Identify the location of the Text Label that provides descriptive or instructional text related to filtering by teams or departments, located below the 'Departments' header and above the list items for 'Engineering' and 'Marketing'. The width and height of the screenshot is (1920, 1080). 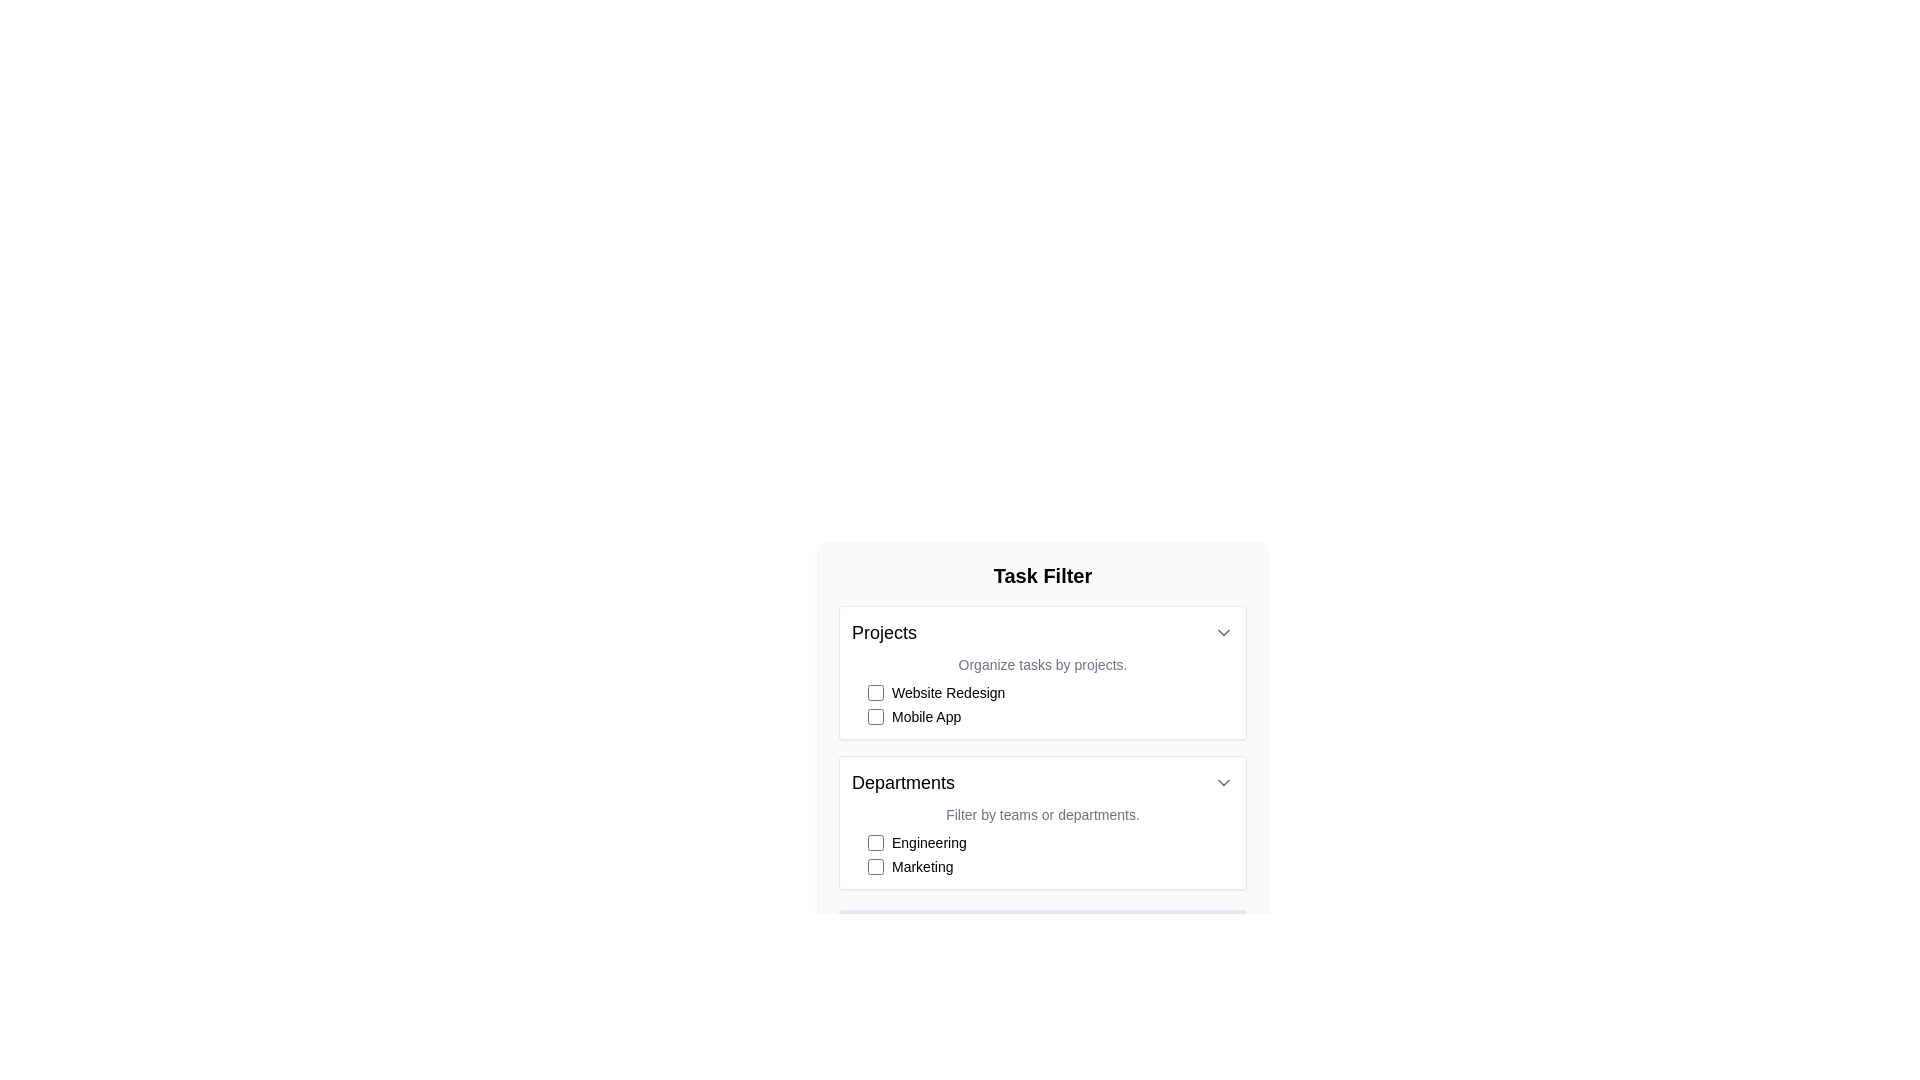
(1041, 814).